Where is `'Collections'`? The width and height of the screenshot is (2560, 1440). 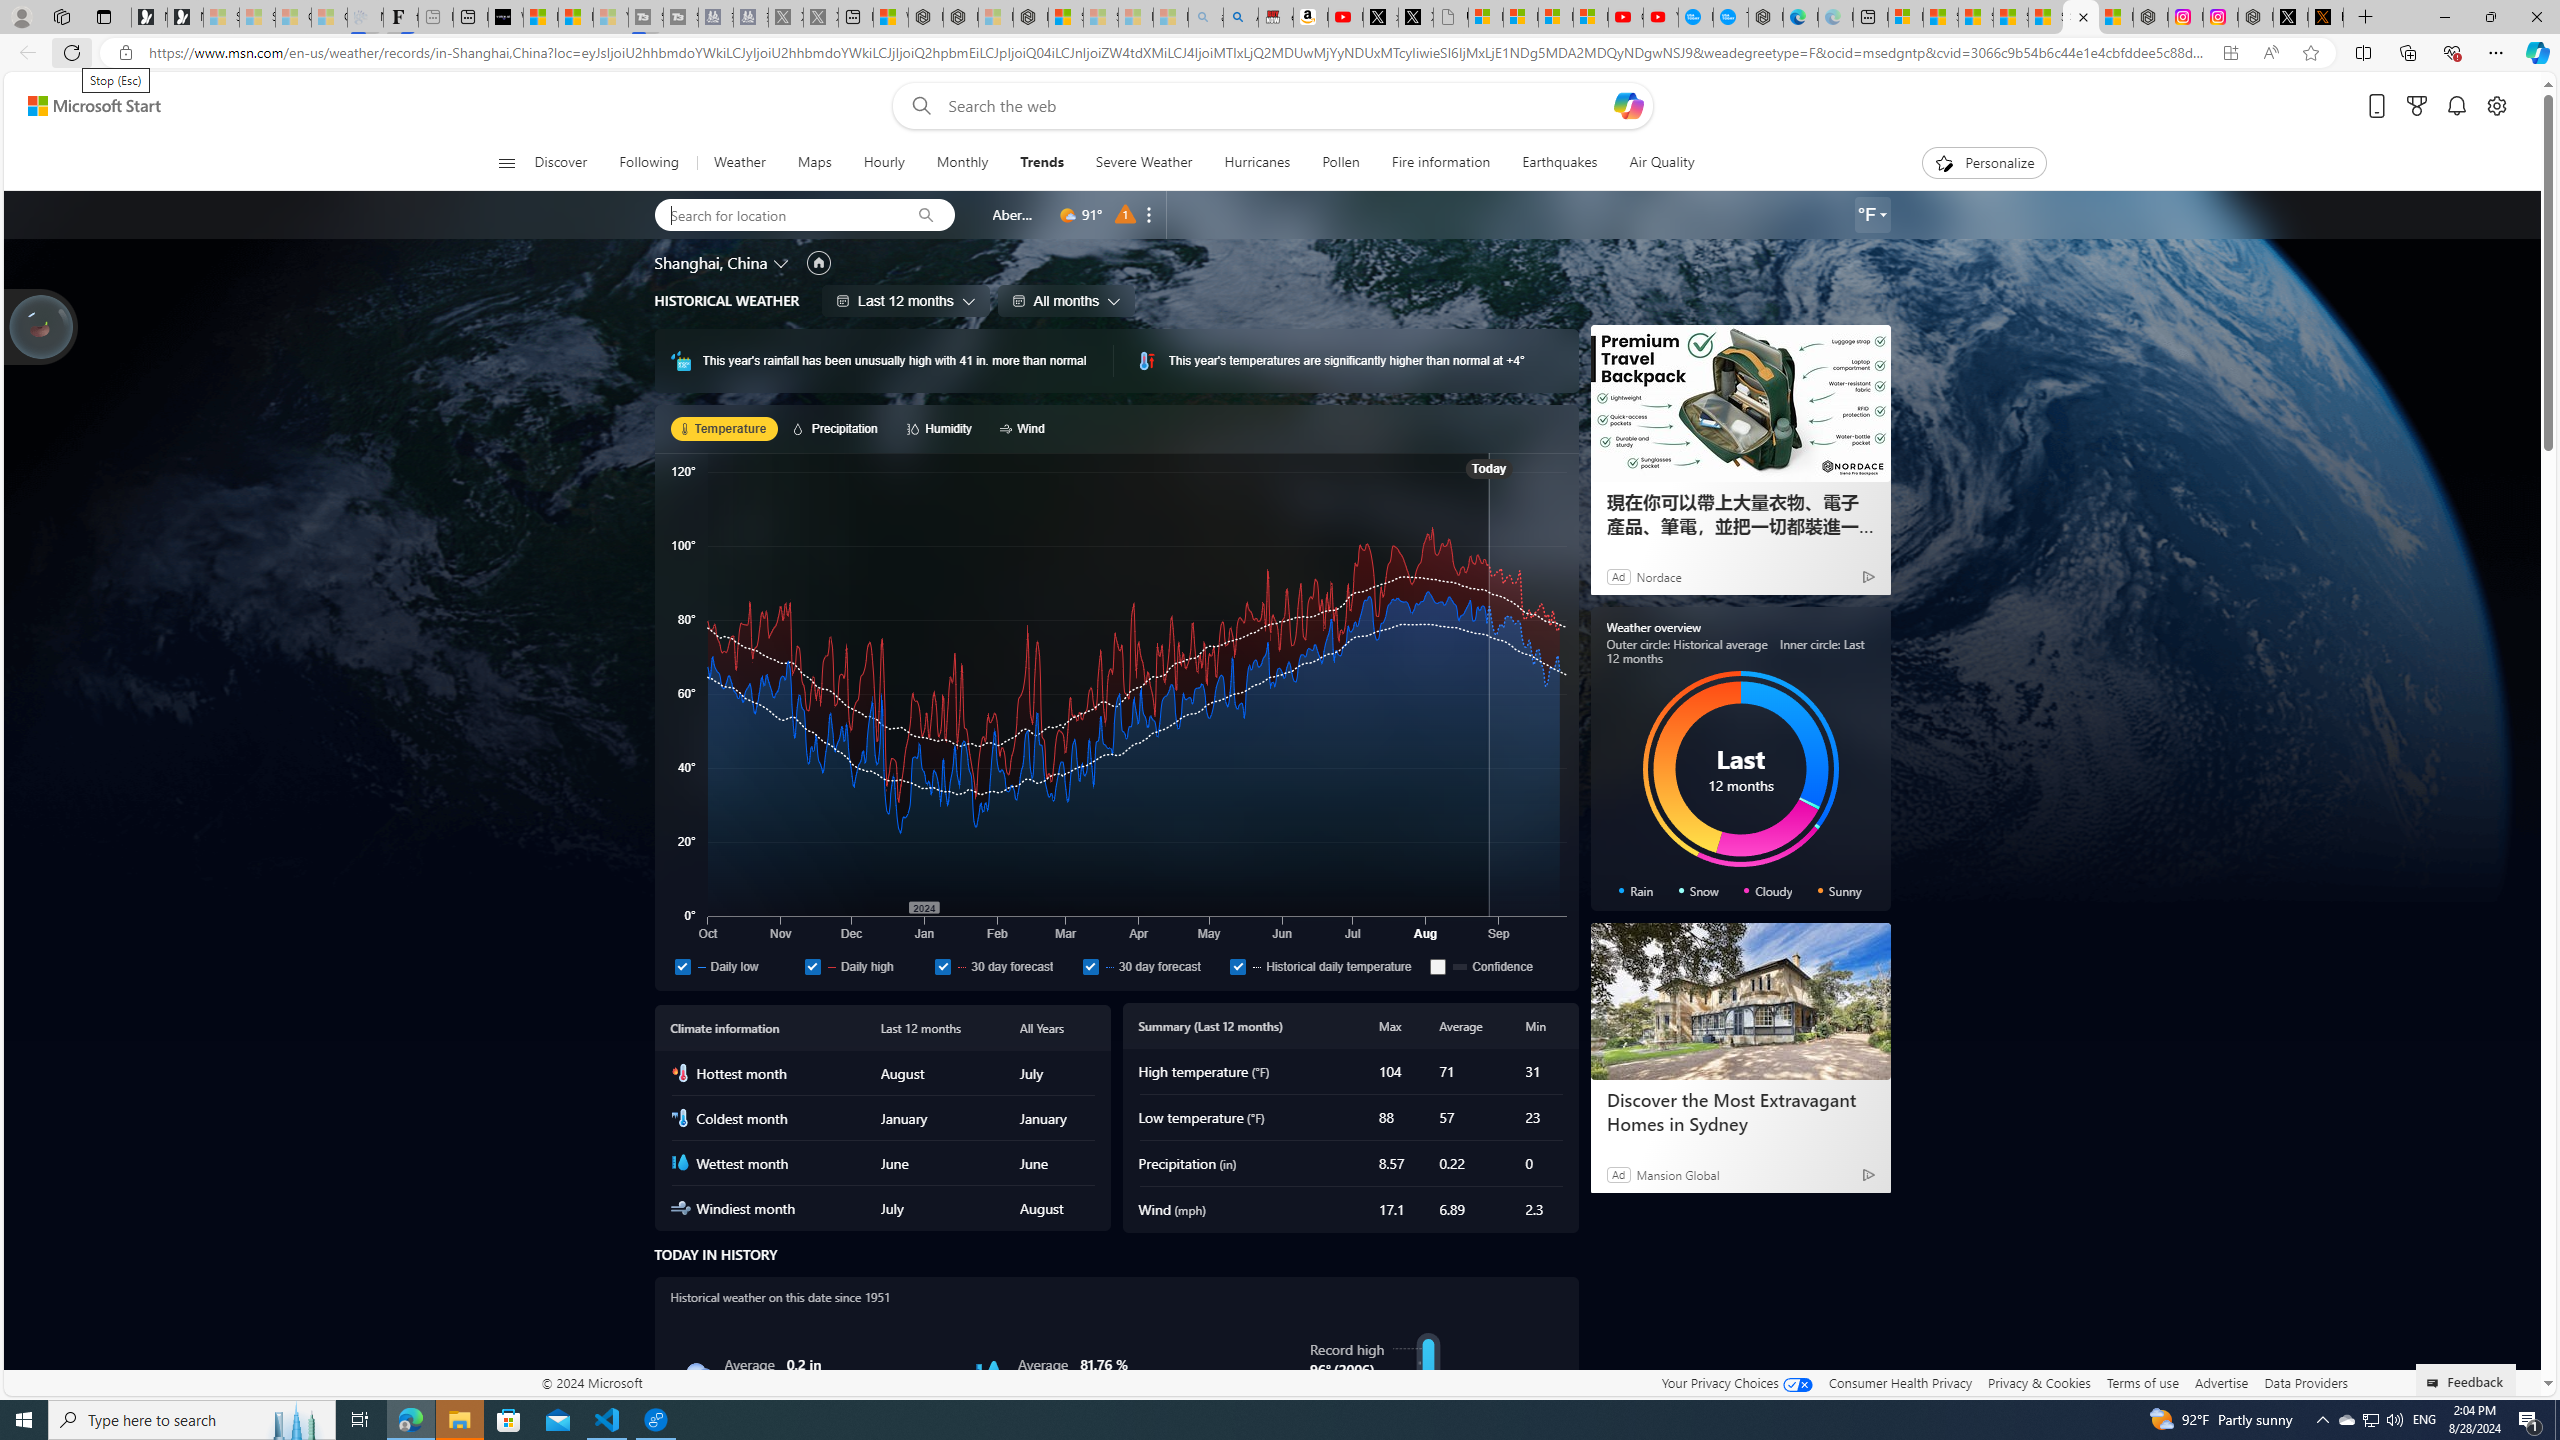 'Collections' is located at coordinates (2406, 51).